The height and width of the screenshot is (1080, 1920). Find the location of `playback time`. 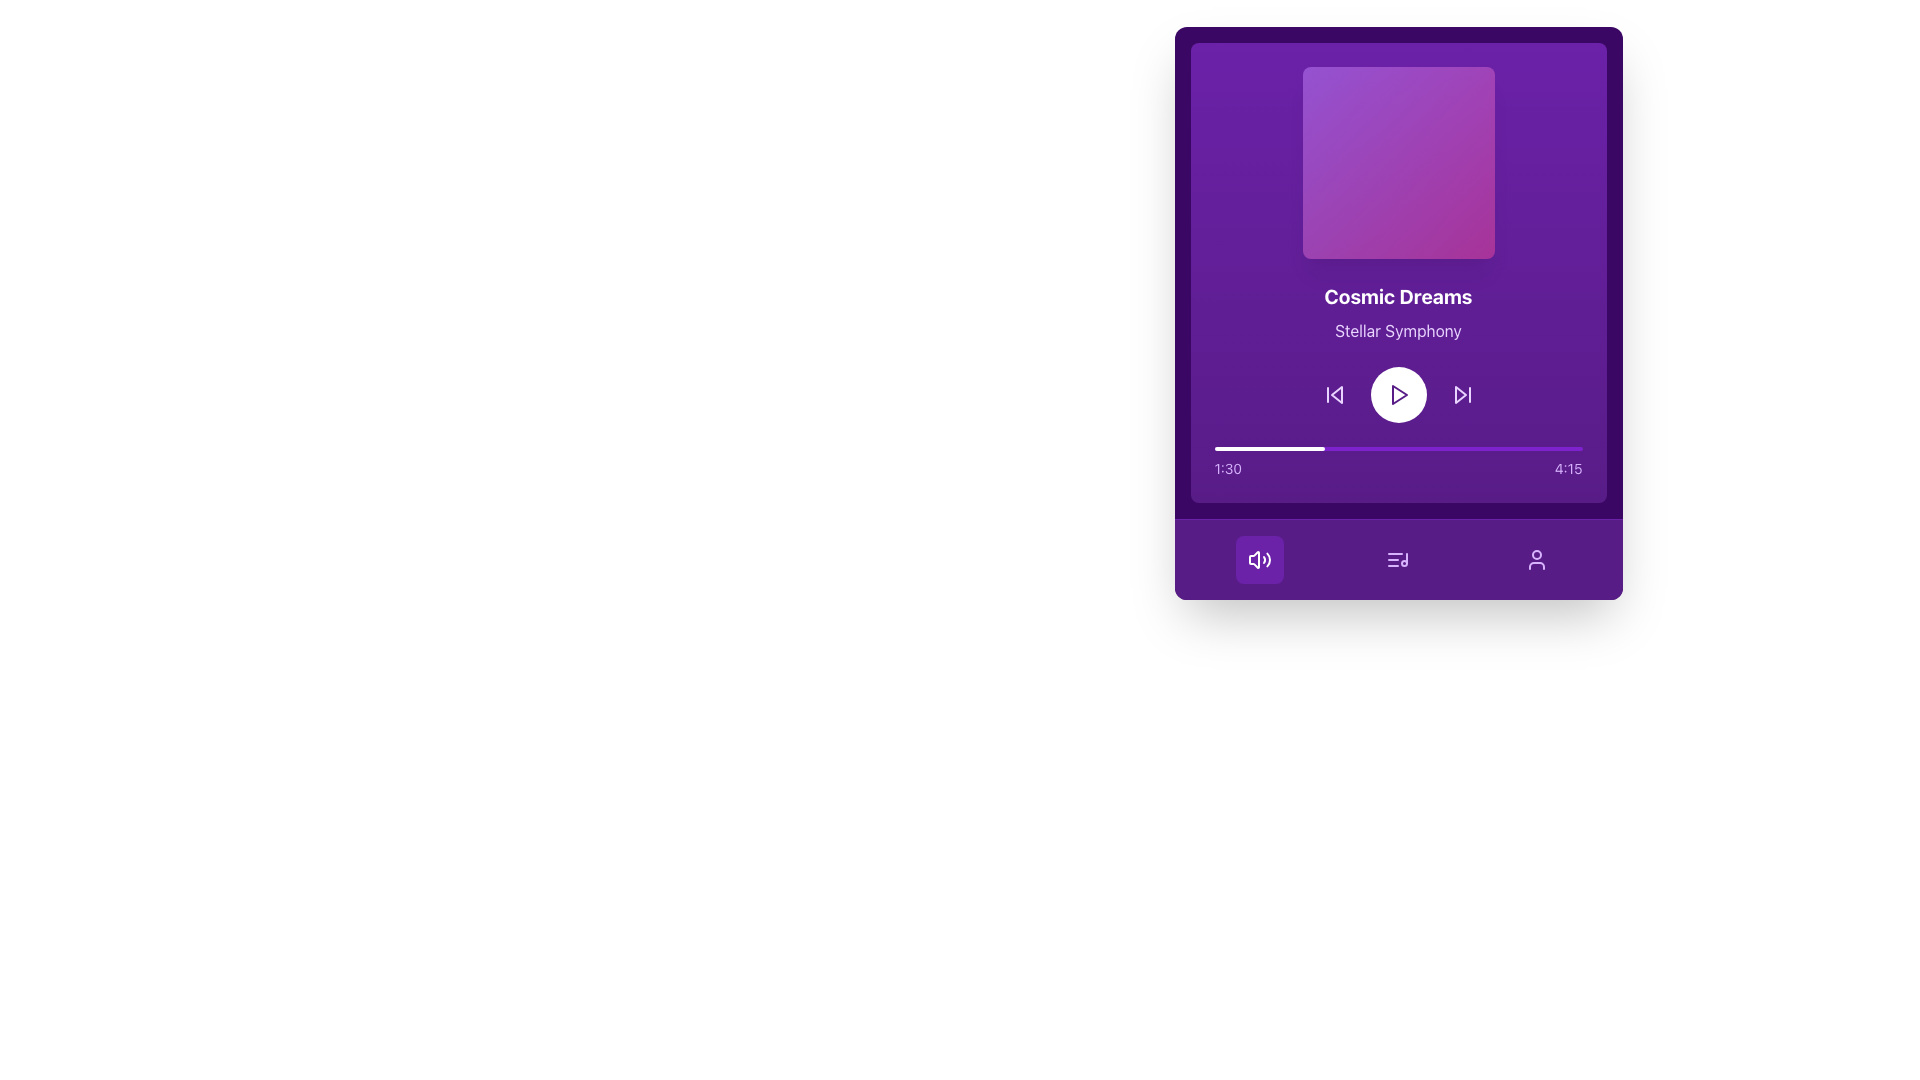

playback time is located at coordinates (1495, 447).